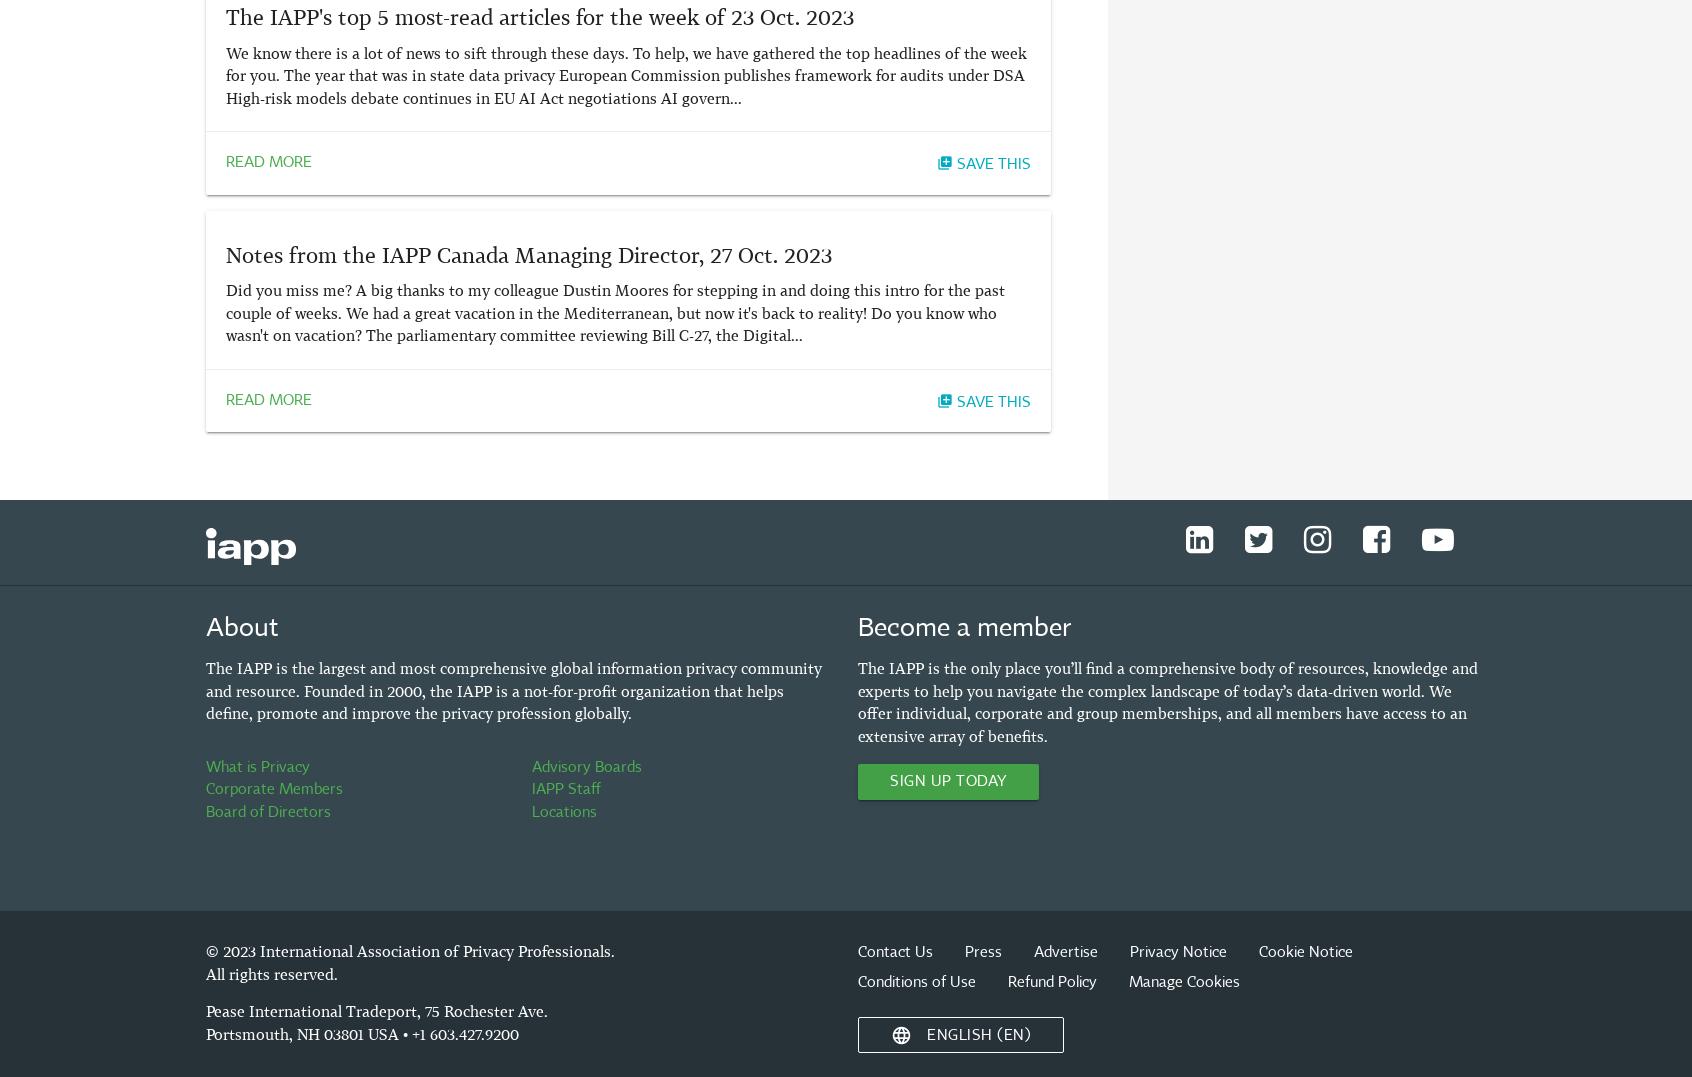  Describe the element at coordinates (362, 1033) in the screenshot. I see `'Portsmouth, NH 03801 USA • +1 603.427.9200'` at that location.